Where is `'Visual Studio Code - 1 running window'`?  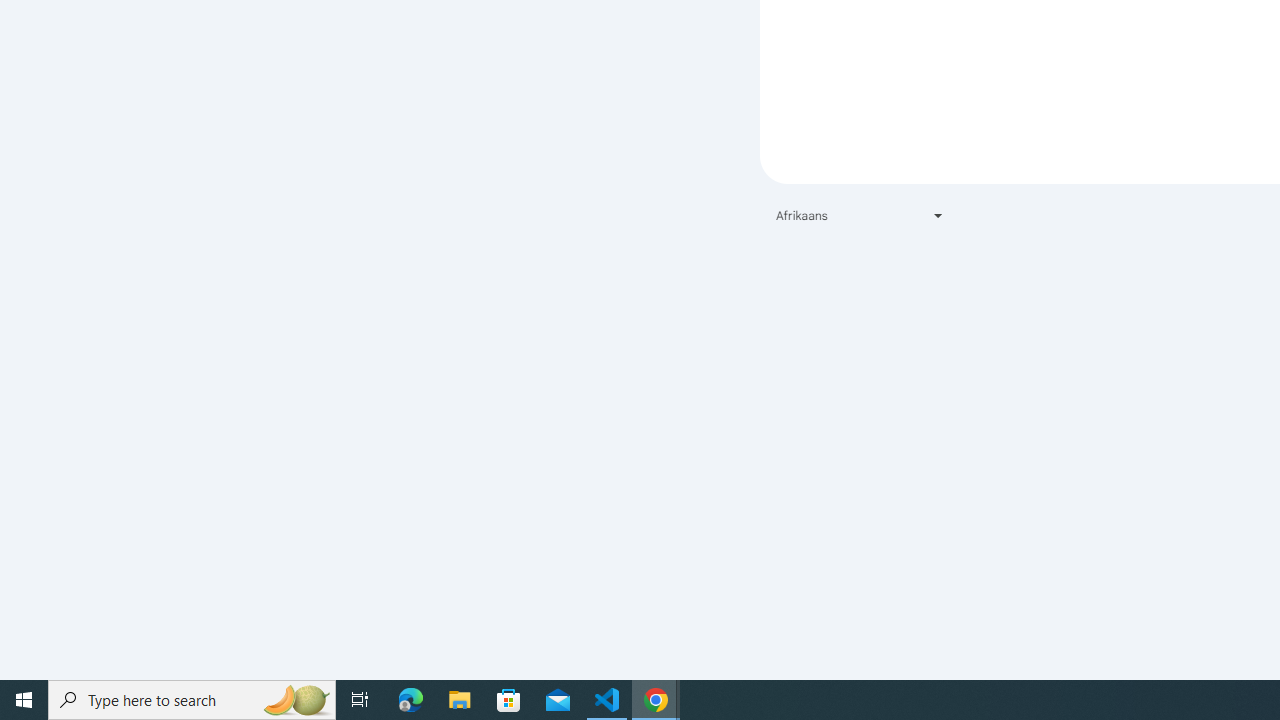 'Visual Studio Code - 1 running window' is located at coordinates (606, 698).